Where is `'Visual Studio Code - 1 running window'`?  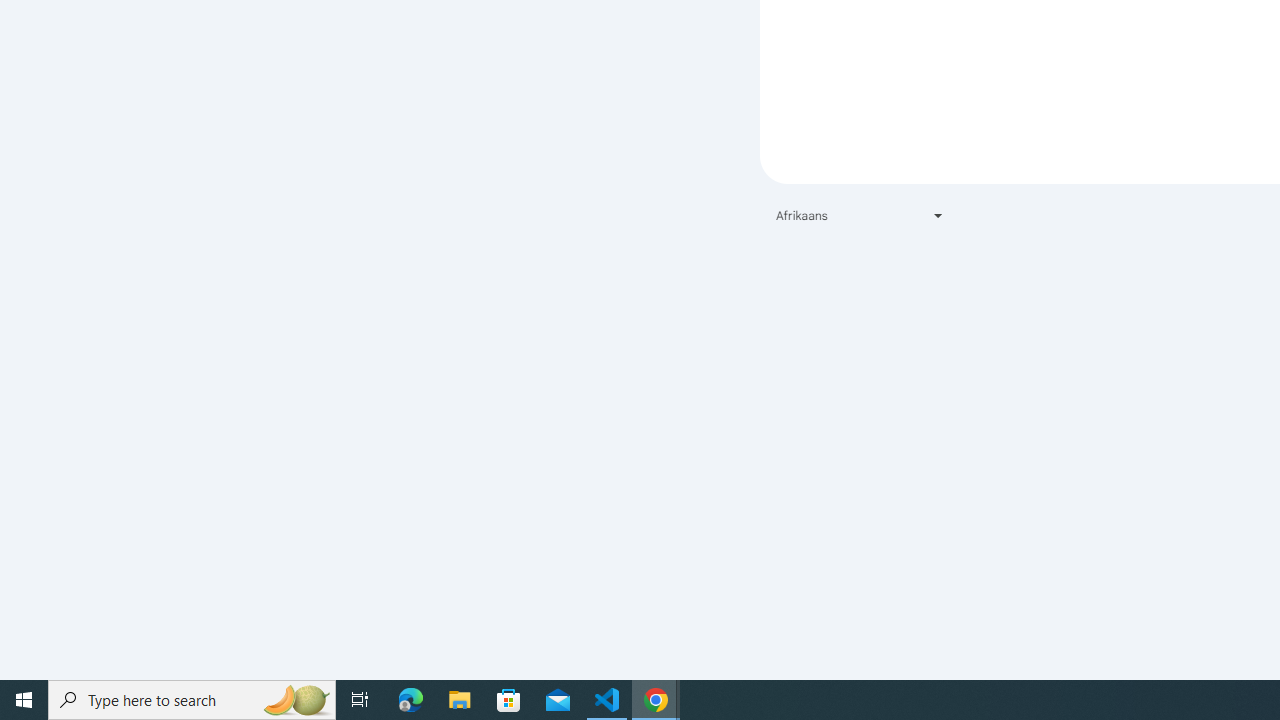 'Visual Studio Code - 1 running window' is located at coordinates (606, 698).